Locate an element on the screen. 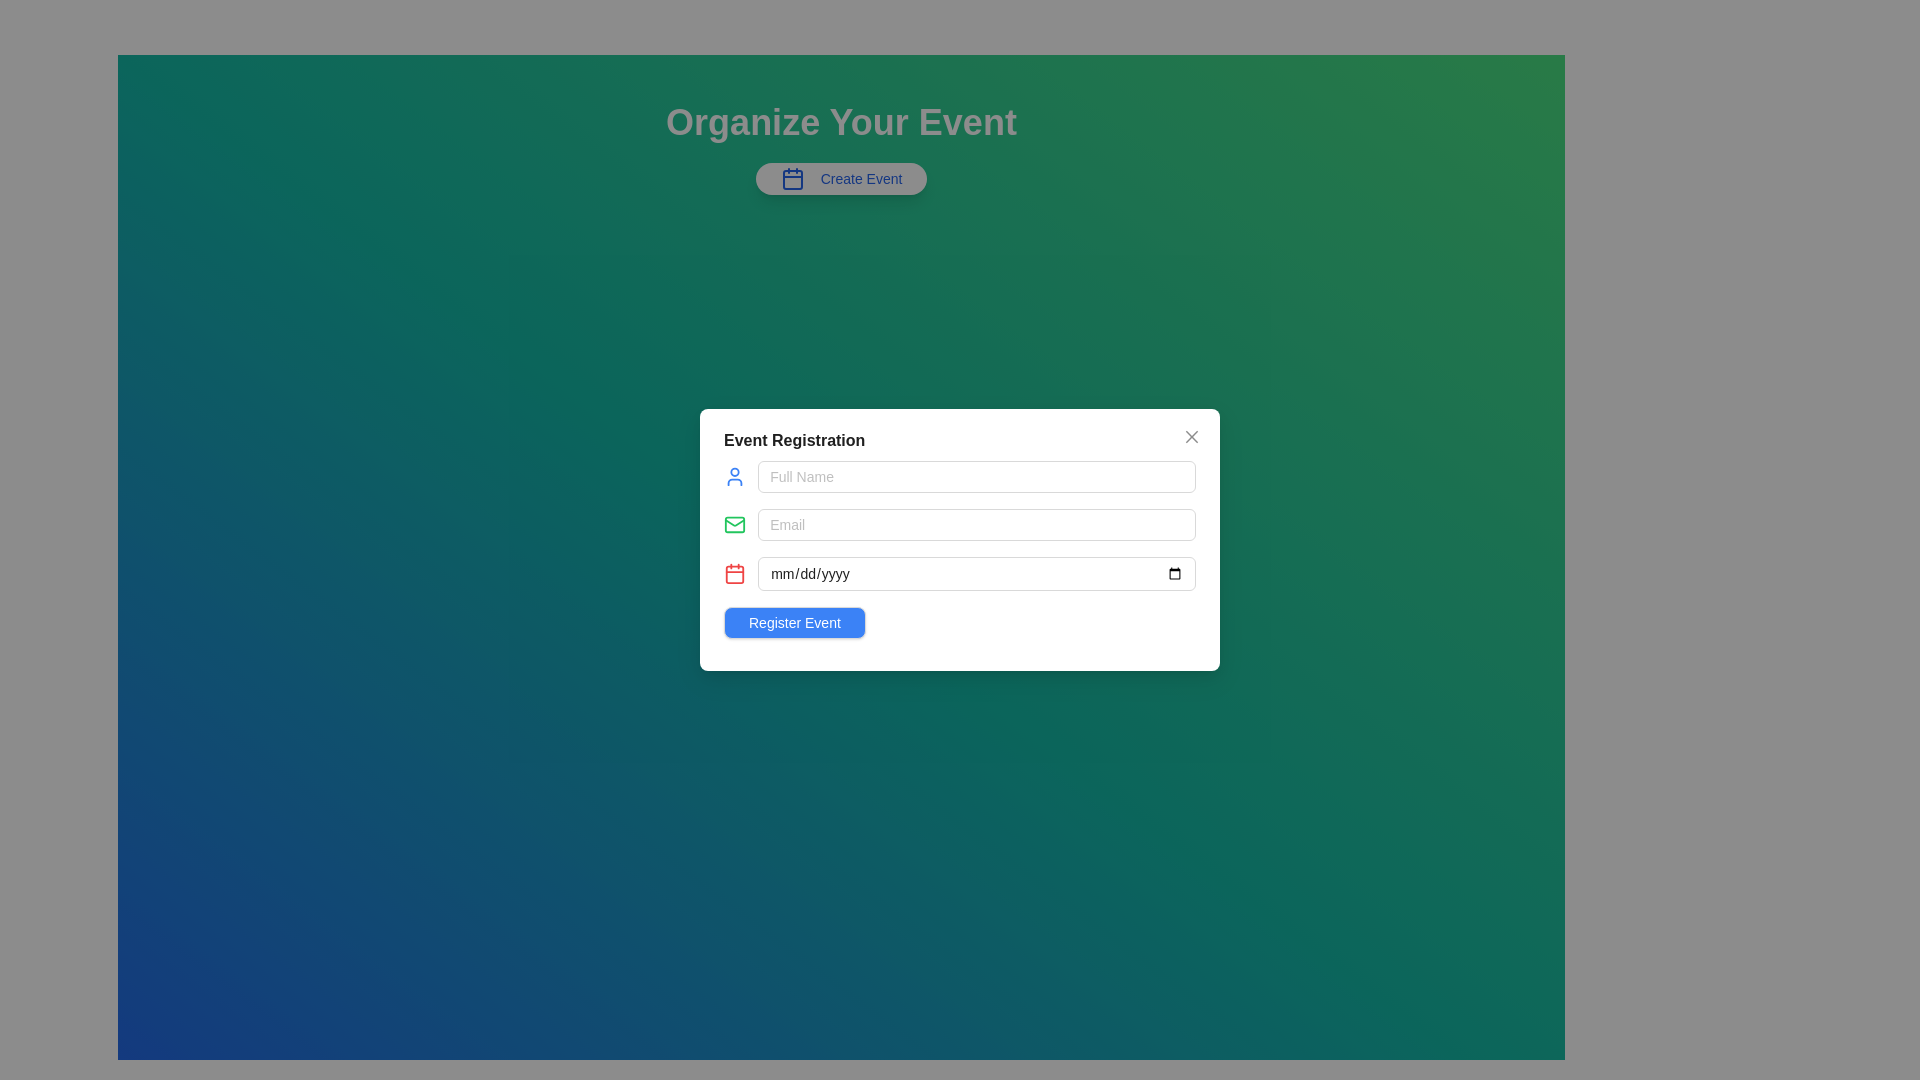 The width and height of the screenshot is (1920, 1080). the 'Create Event' button, which is styled with a white background and blue text, located beneath the header 'Organize Your Event' is located at coordinates (841, 177).